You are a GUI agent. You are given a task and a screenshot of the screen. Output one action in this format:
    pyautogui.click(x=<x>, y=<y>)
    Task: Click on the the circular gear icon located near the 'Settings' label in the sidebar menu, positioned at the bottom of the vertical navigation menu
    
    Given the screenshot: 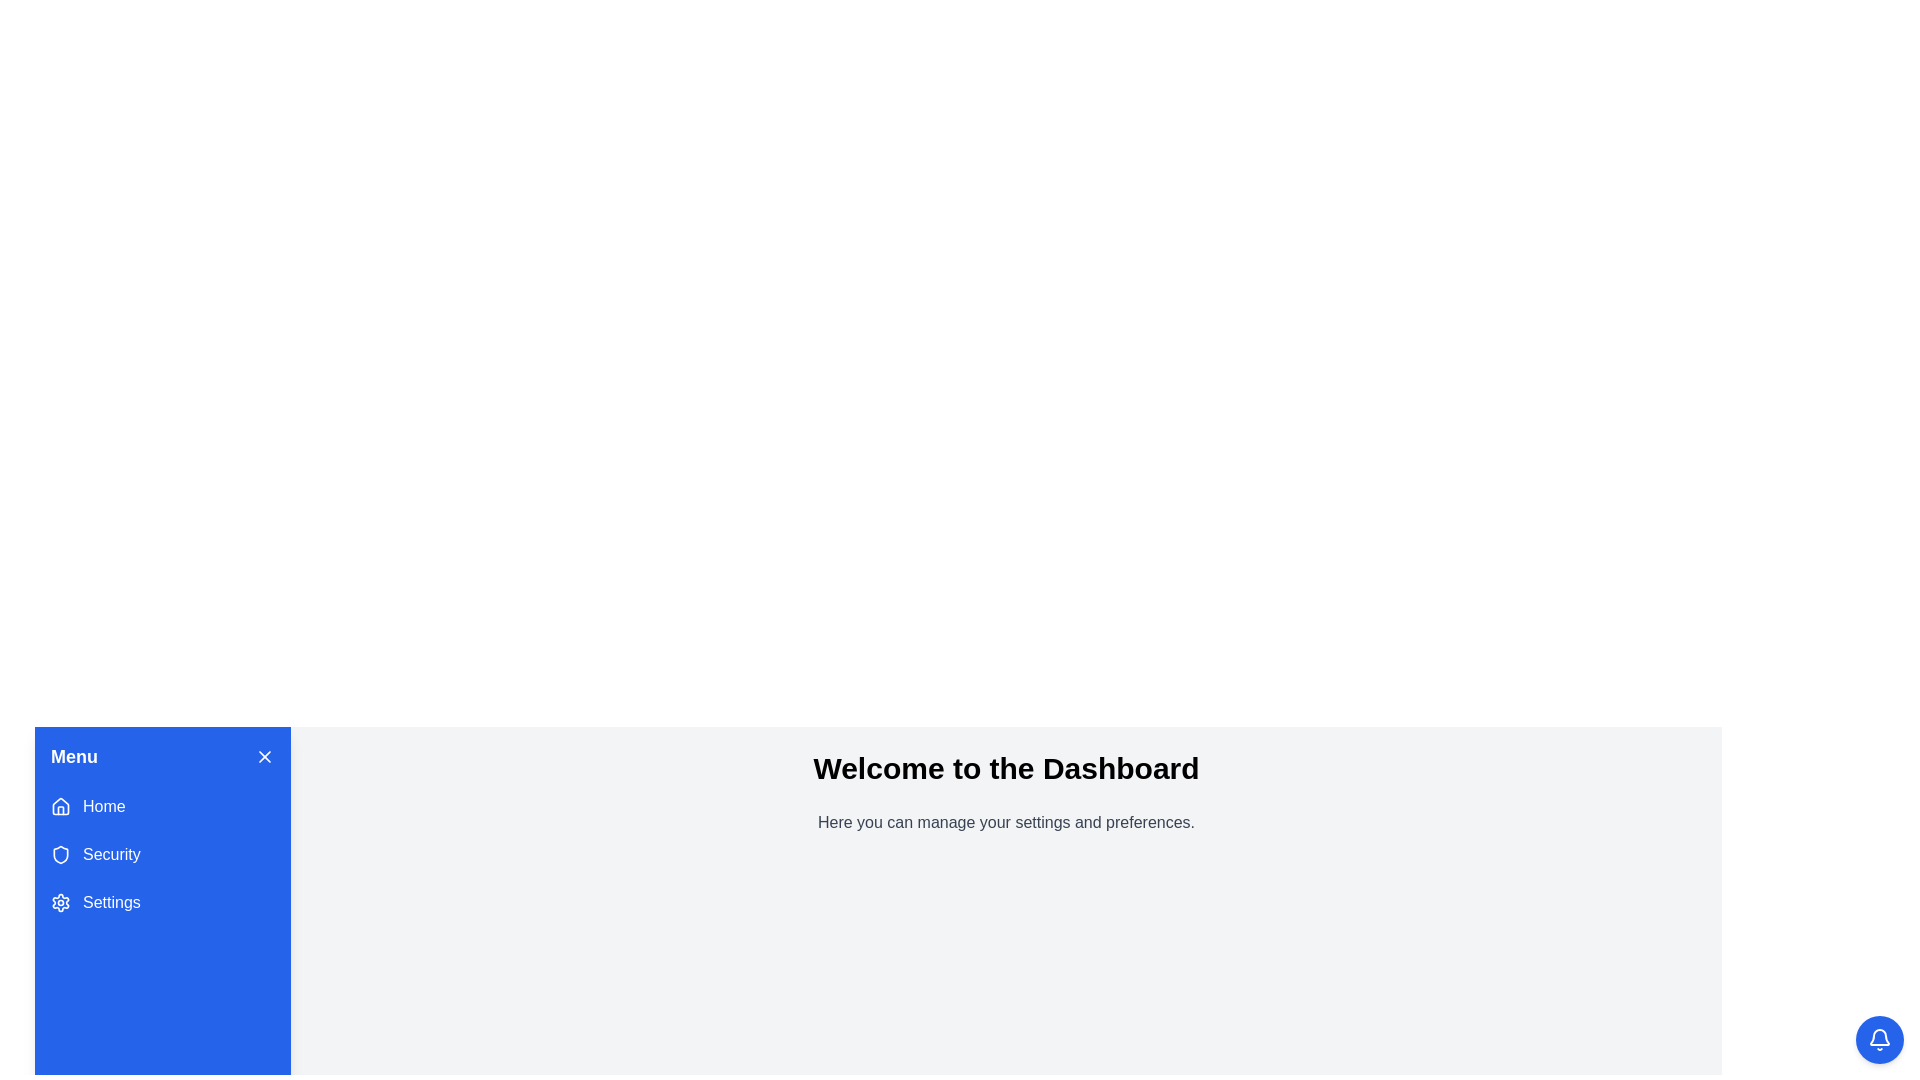 What is the action you would take?
    pyautogui.click(x=61, y=902)
    